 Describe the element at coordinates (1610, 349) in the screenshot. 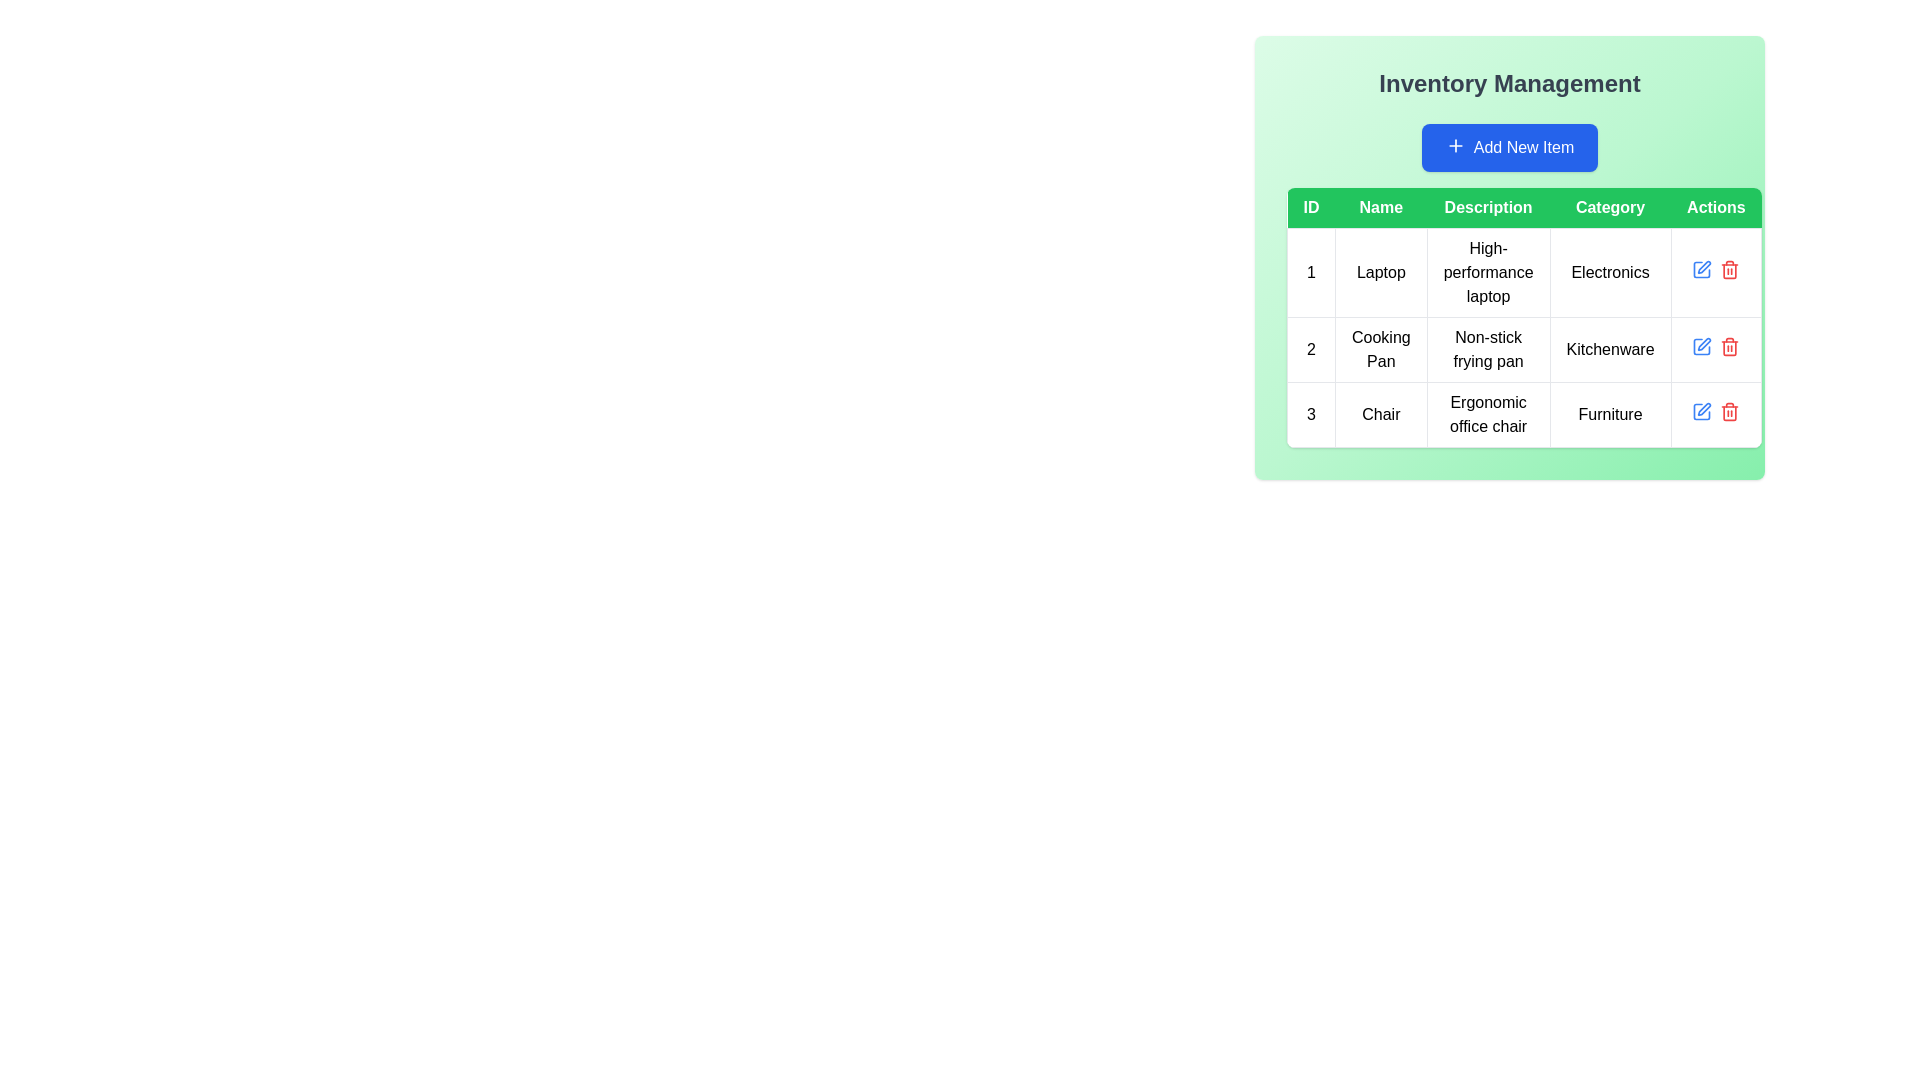

I see `the Table Cell displaying 'Kitchenware' in black font, located in the second row and fourth column of the table` at that location.